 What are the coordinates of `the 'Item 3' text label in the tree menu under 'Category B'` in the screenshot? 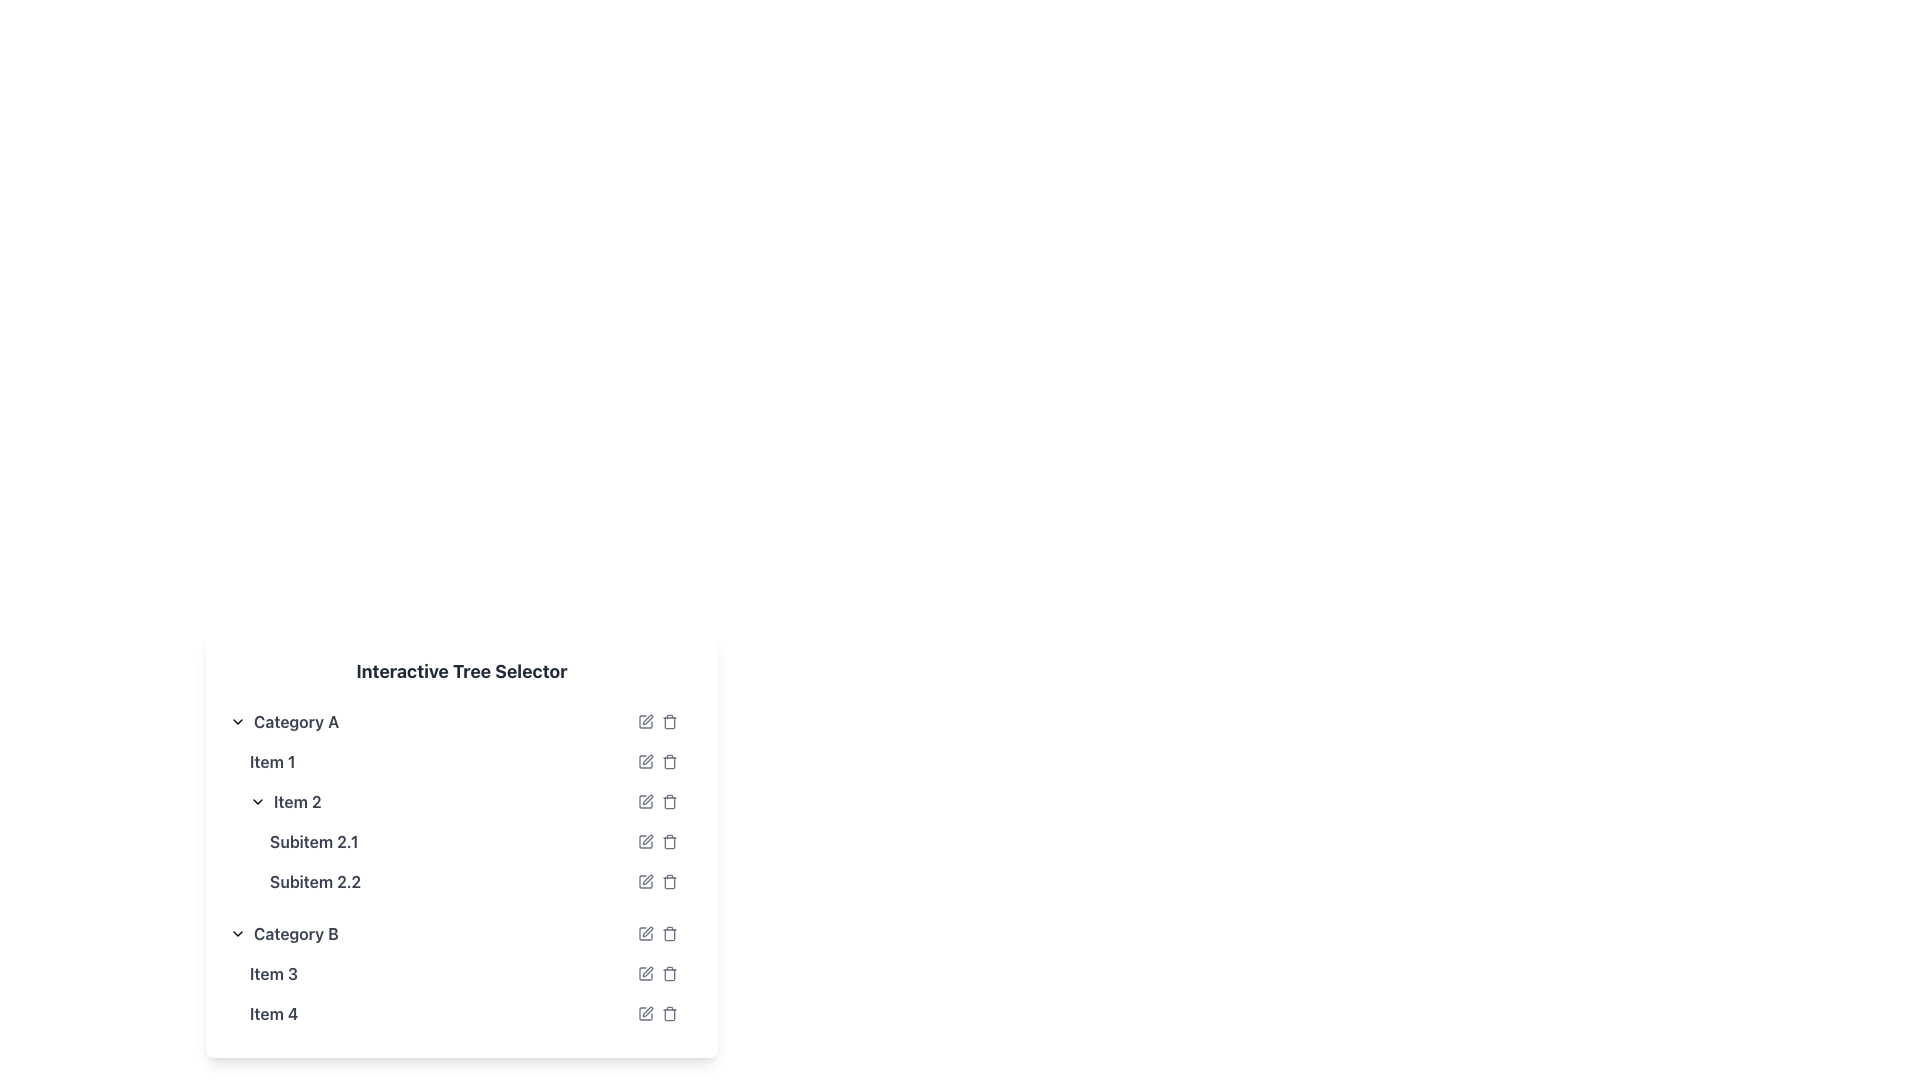 It's located at (272, 973).